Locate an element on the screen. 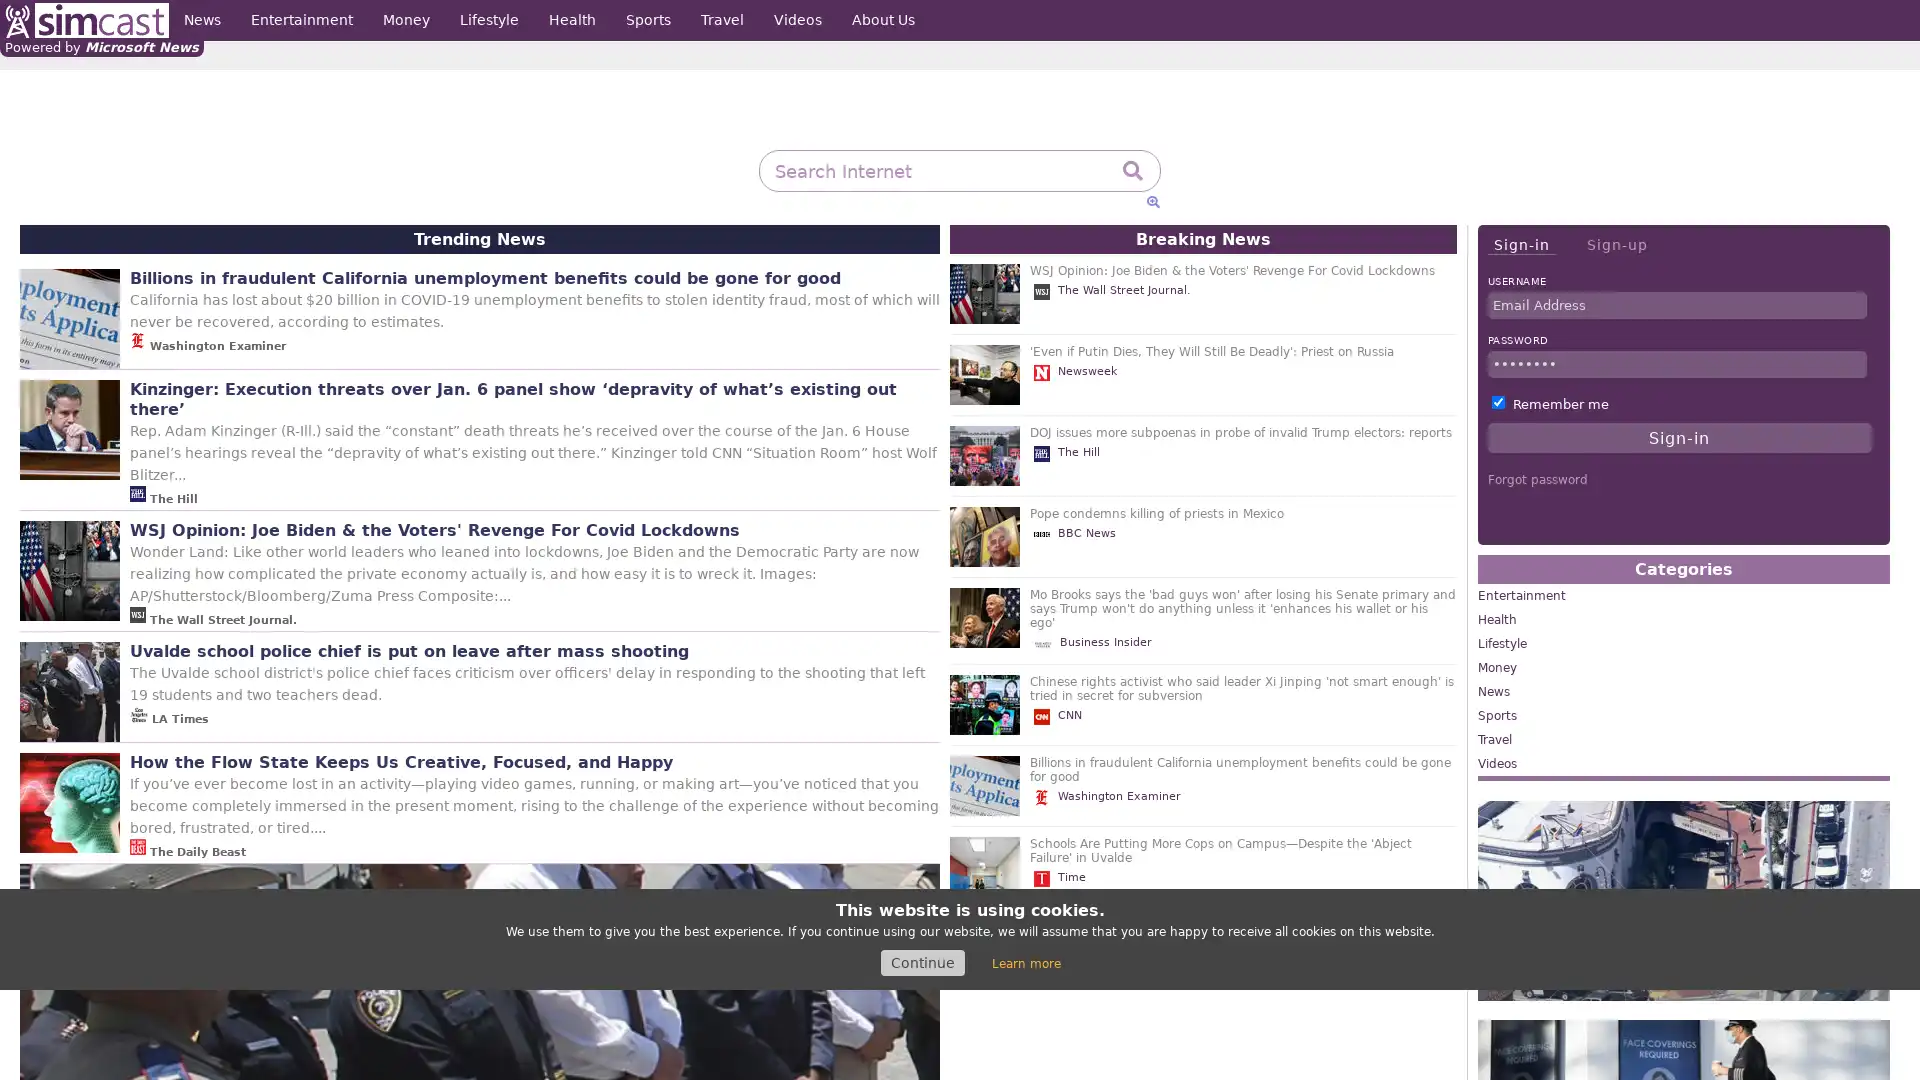 The width and height of the screenshot is (1920, 1080). Sign-up is located at coordinates (1616, 244).